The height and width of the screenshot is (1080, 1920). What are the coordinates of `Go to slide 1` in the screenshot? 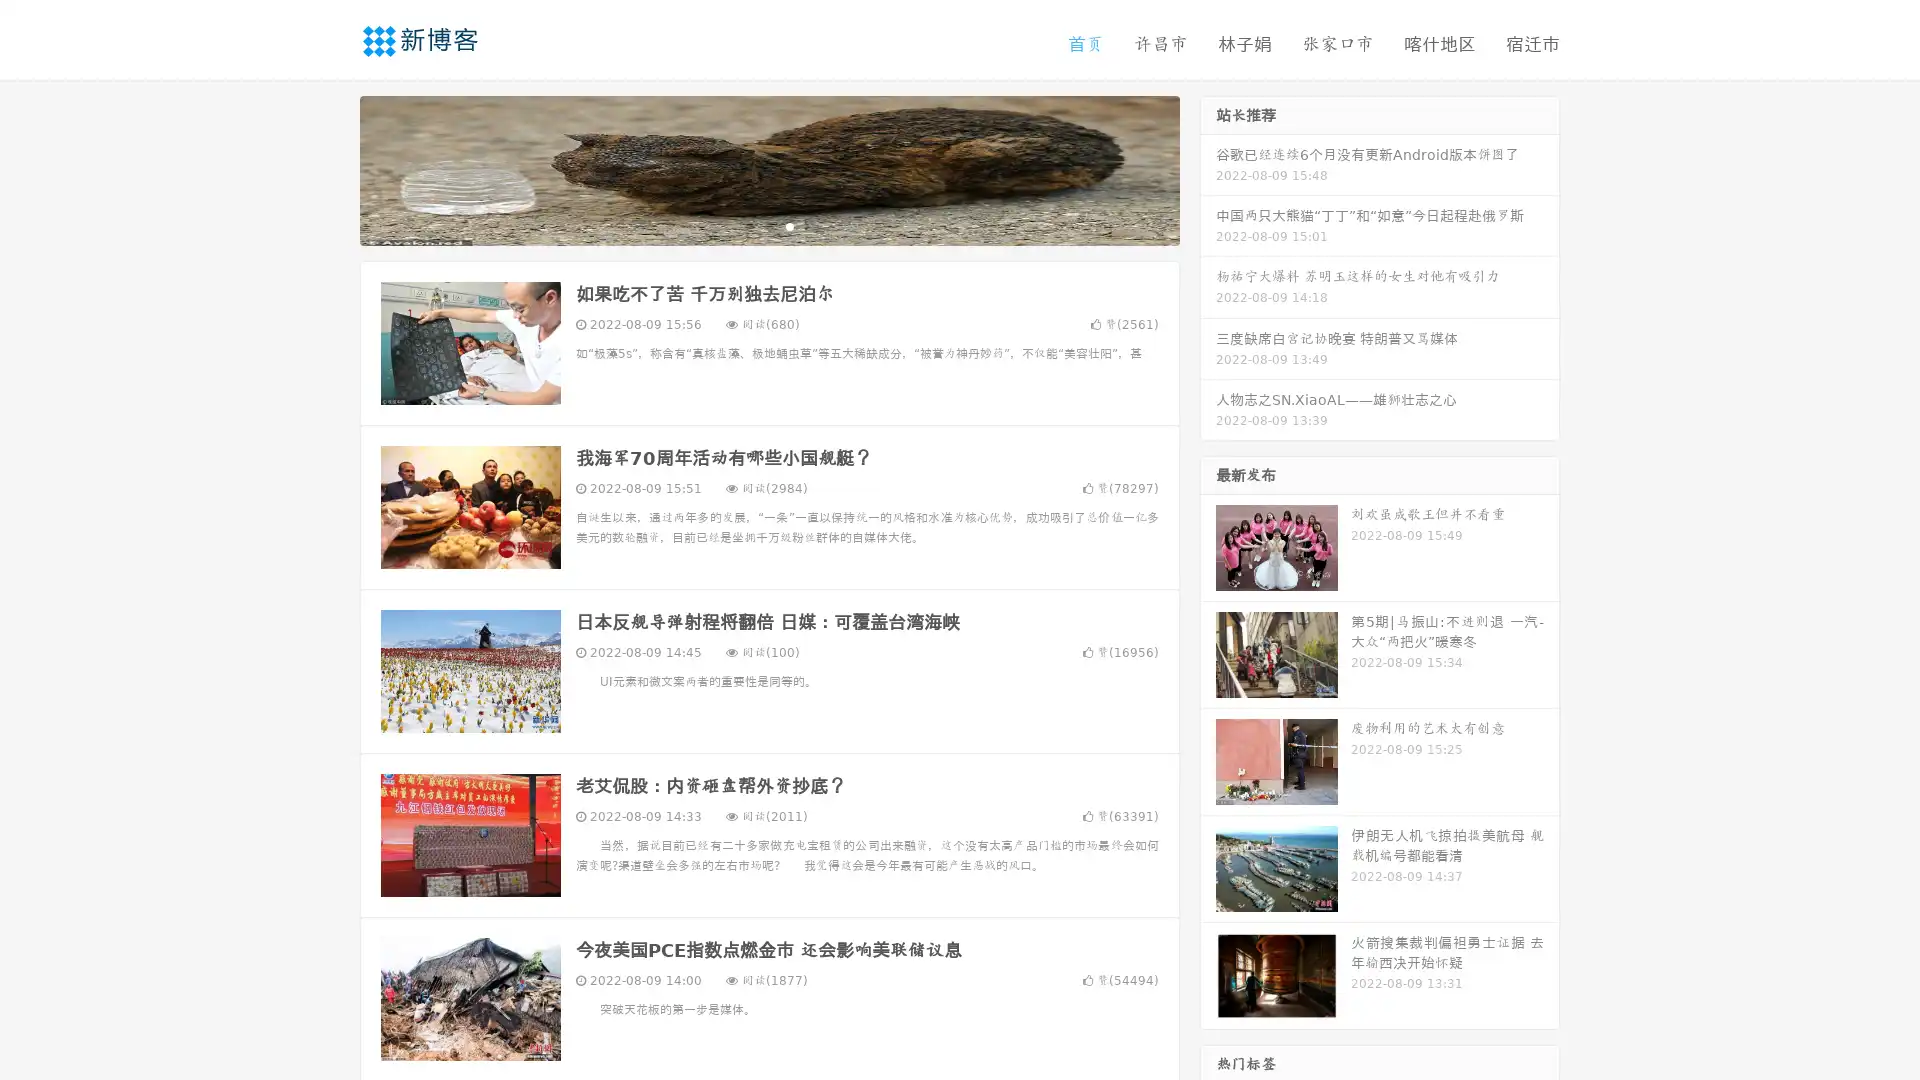 It's located at (748, 225).